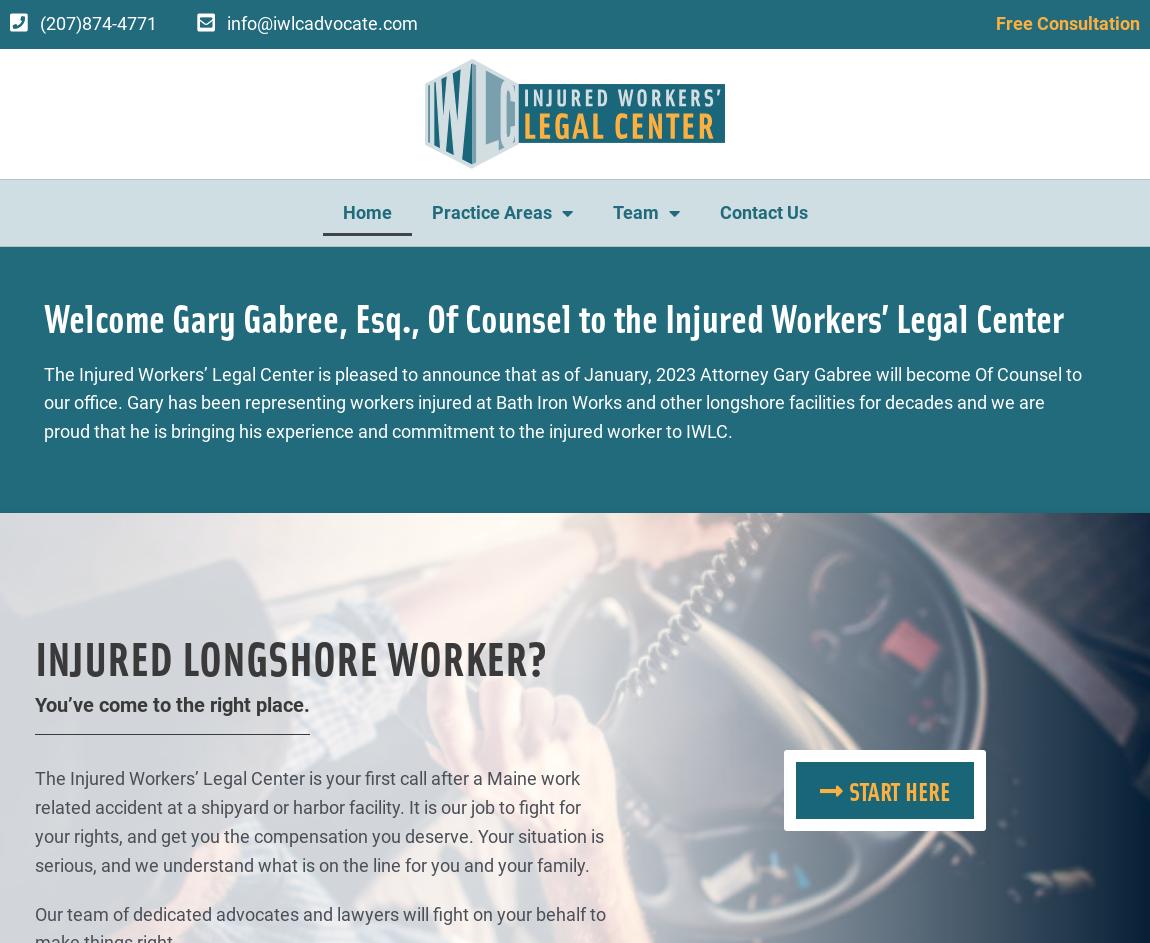  I want to click on 'Practice Areas', so click(431, 211).